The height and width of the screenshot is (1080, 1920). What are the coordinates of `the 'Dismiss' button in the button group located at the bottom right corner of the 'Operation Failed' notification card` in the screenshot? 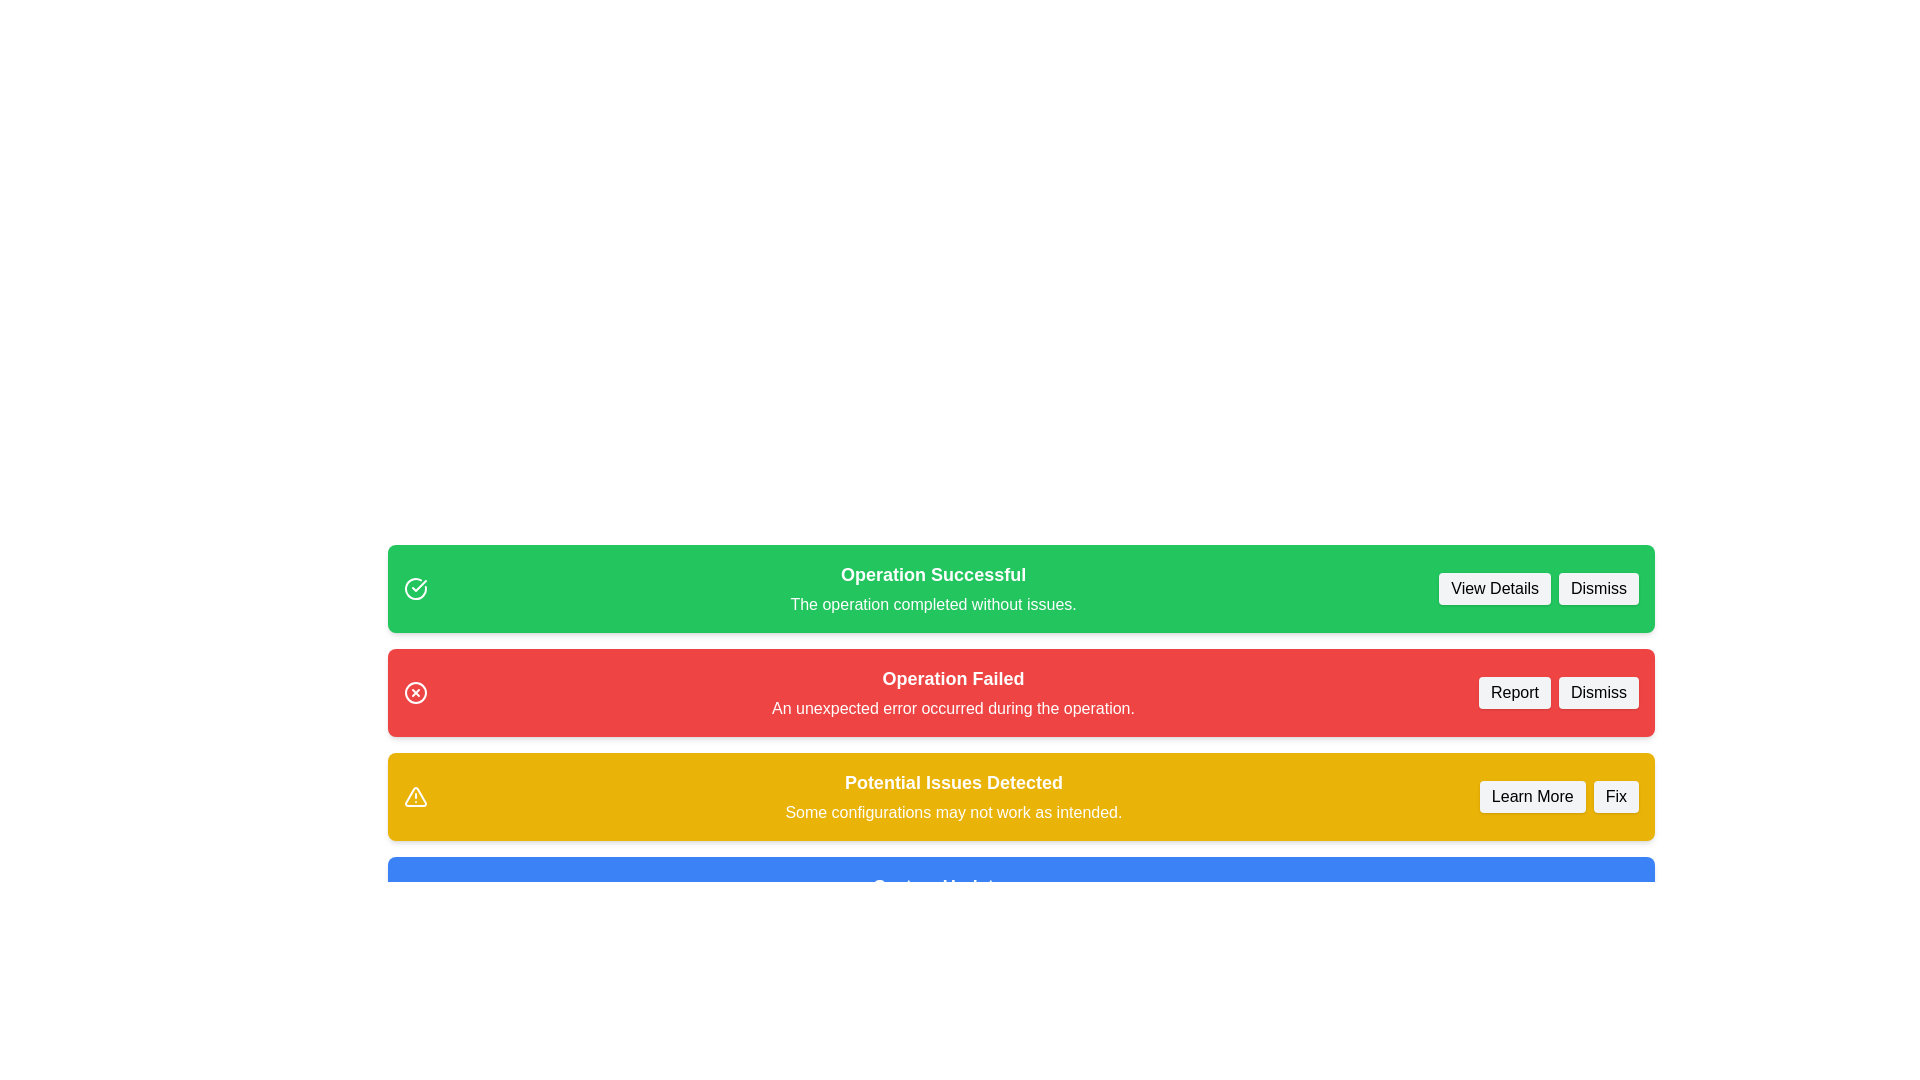 It's located at (1558, 692).